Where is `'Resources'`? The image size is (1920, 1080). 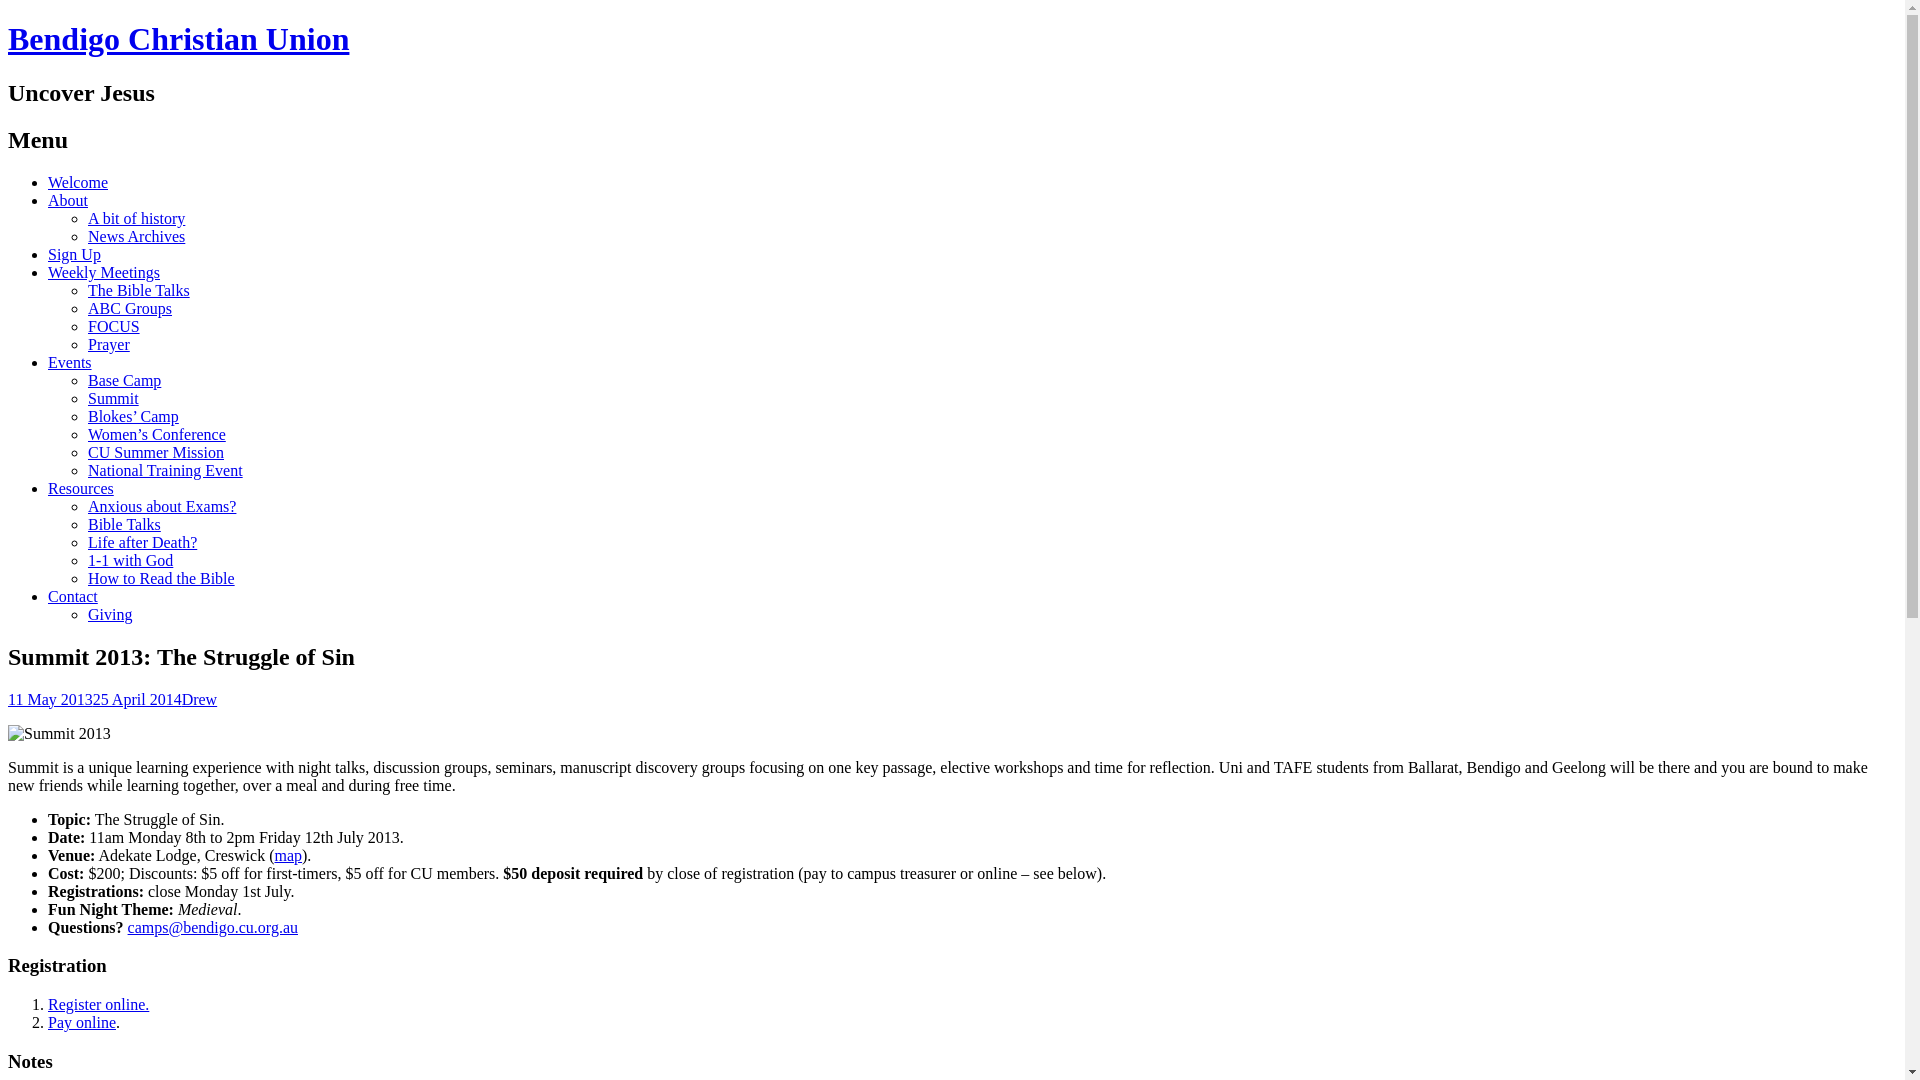
'Resources' is located at coordinates (80, 488).